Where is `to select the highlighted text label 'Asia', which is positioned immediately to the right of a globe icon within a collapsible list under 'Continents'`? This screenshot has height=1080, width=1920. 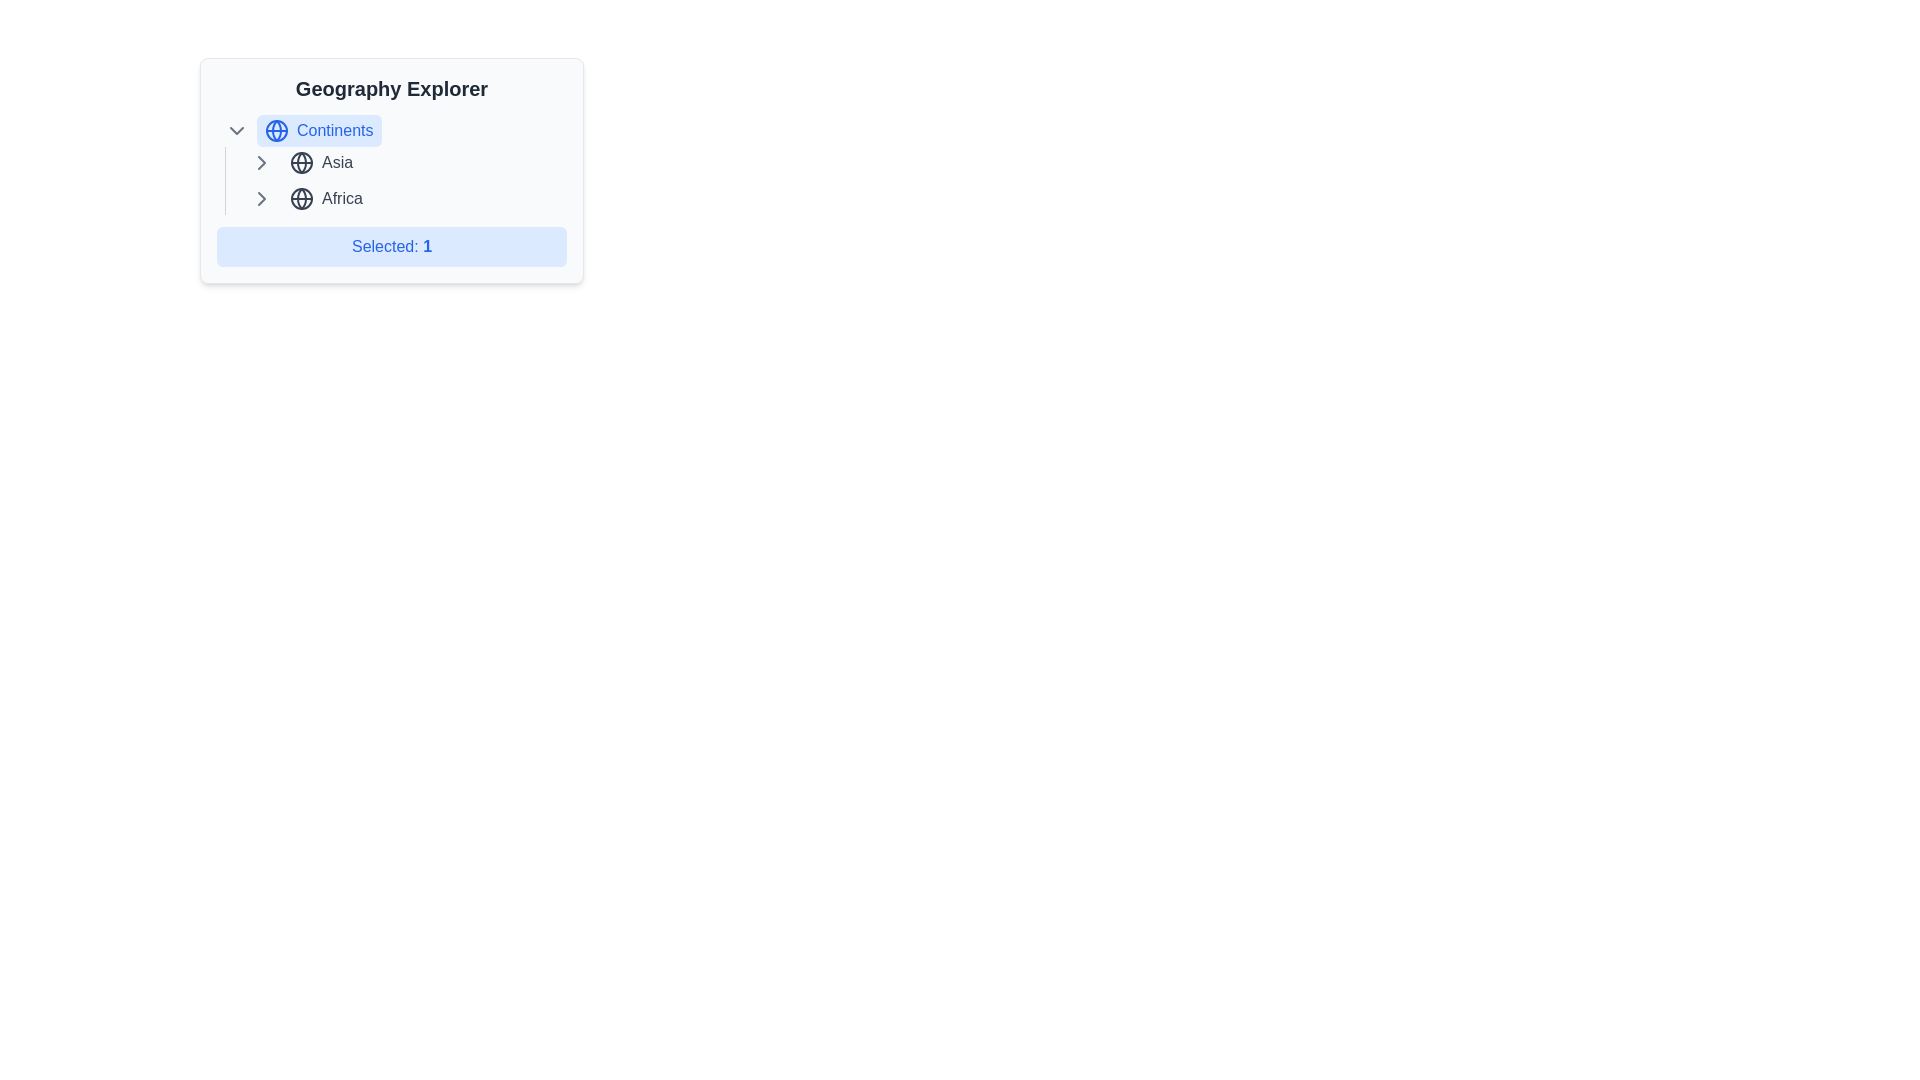 to select the highlighted text label 'Asia', which is positioned immediately to the right of a globe icon within a collapsible list under 'Continents' is located at coordinates (337, 161).